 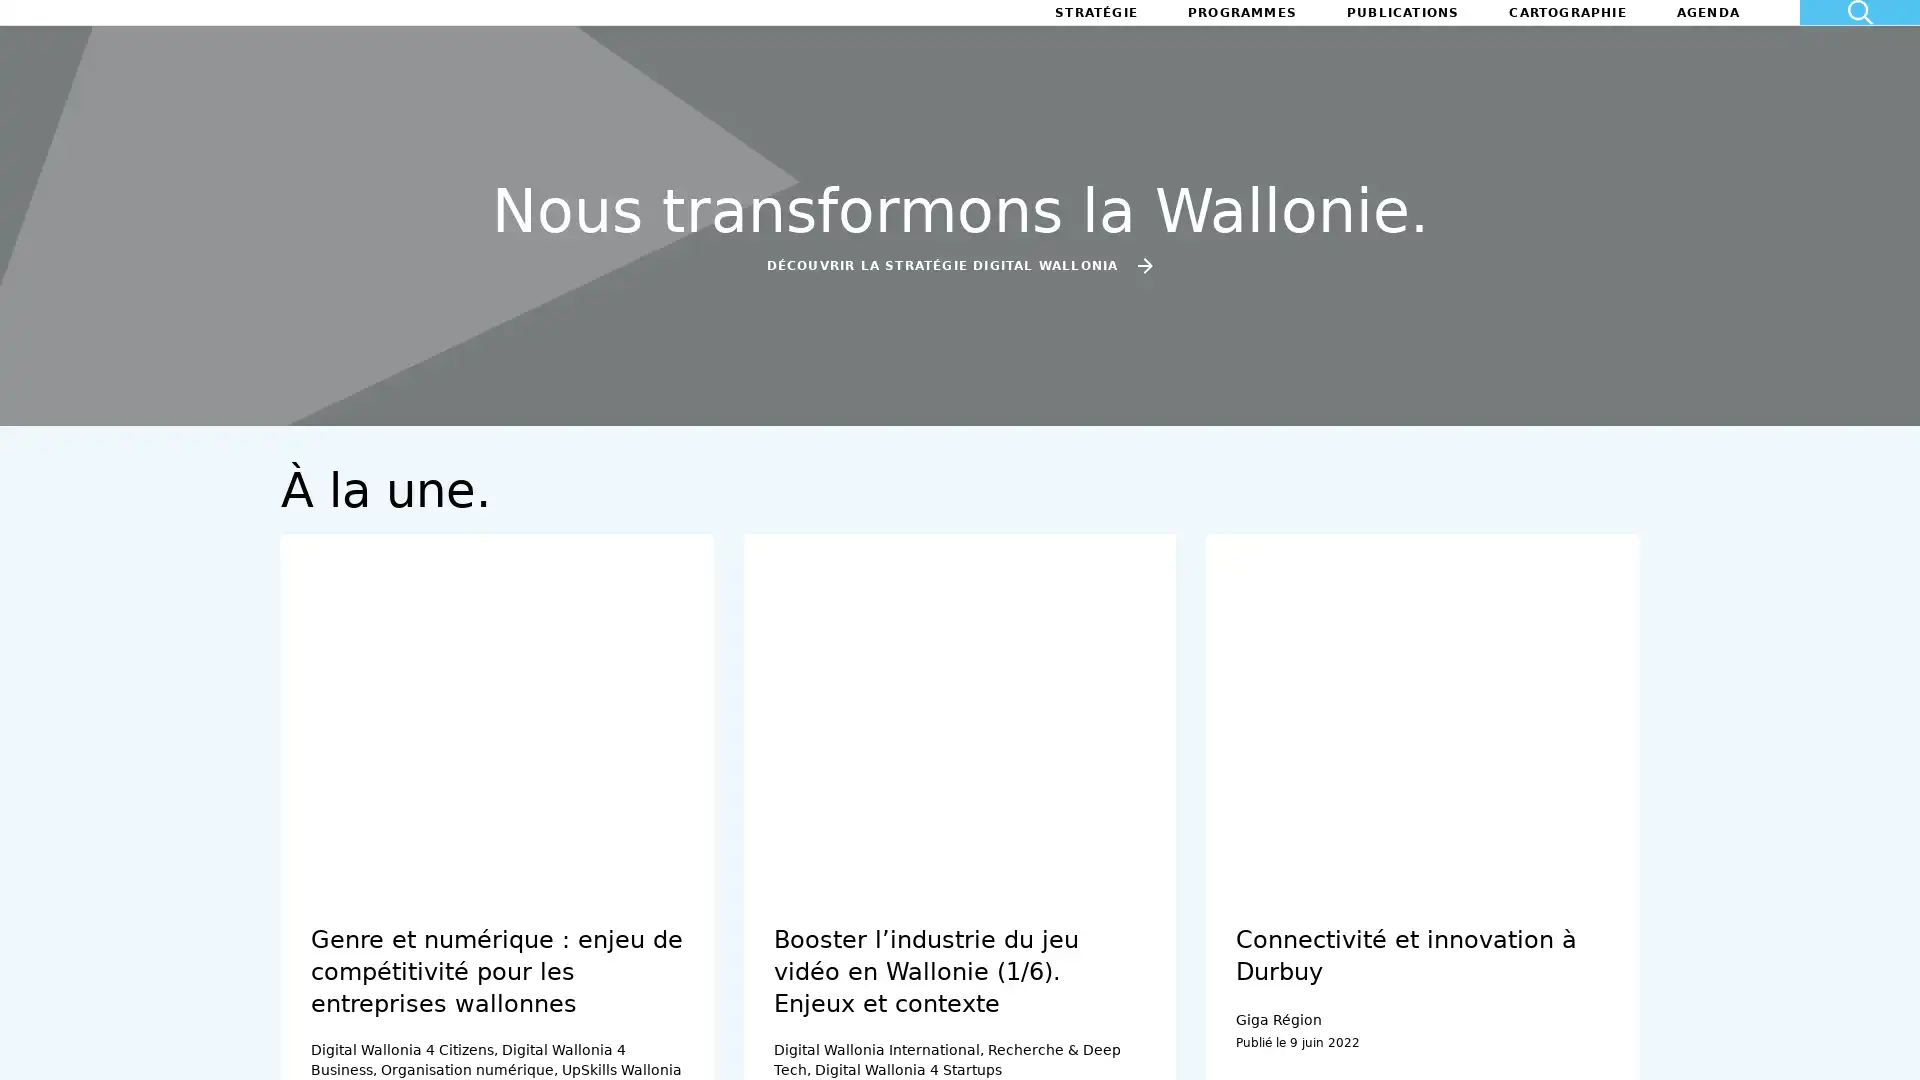 I want to click on Non merci, so click(x=89, y=978).